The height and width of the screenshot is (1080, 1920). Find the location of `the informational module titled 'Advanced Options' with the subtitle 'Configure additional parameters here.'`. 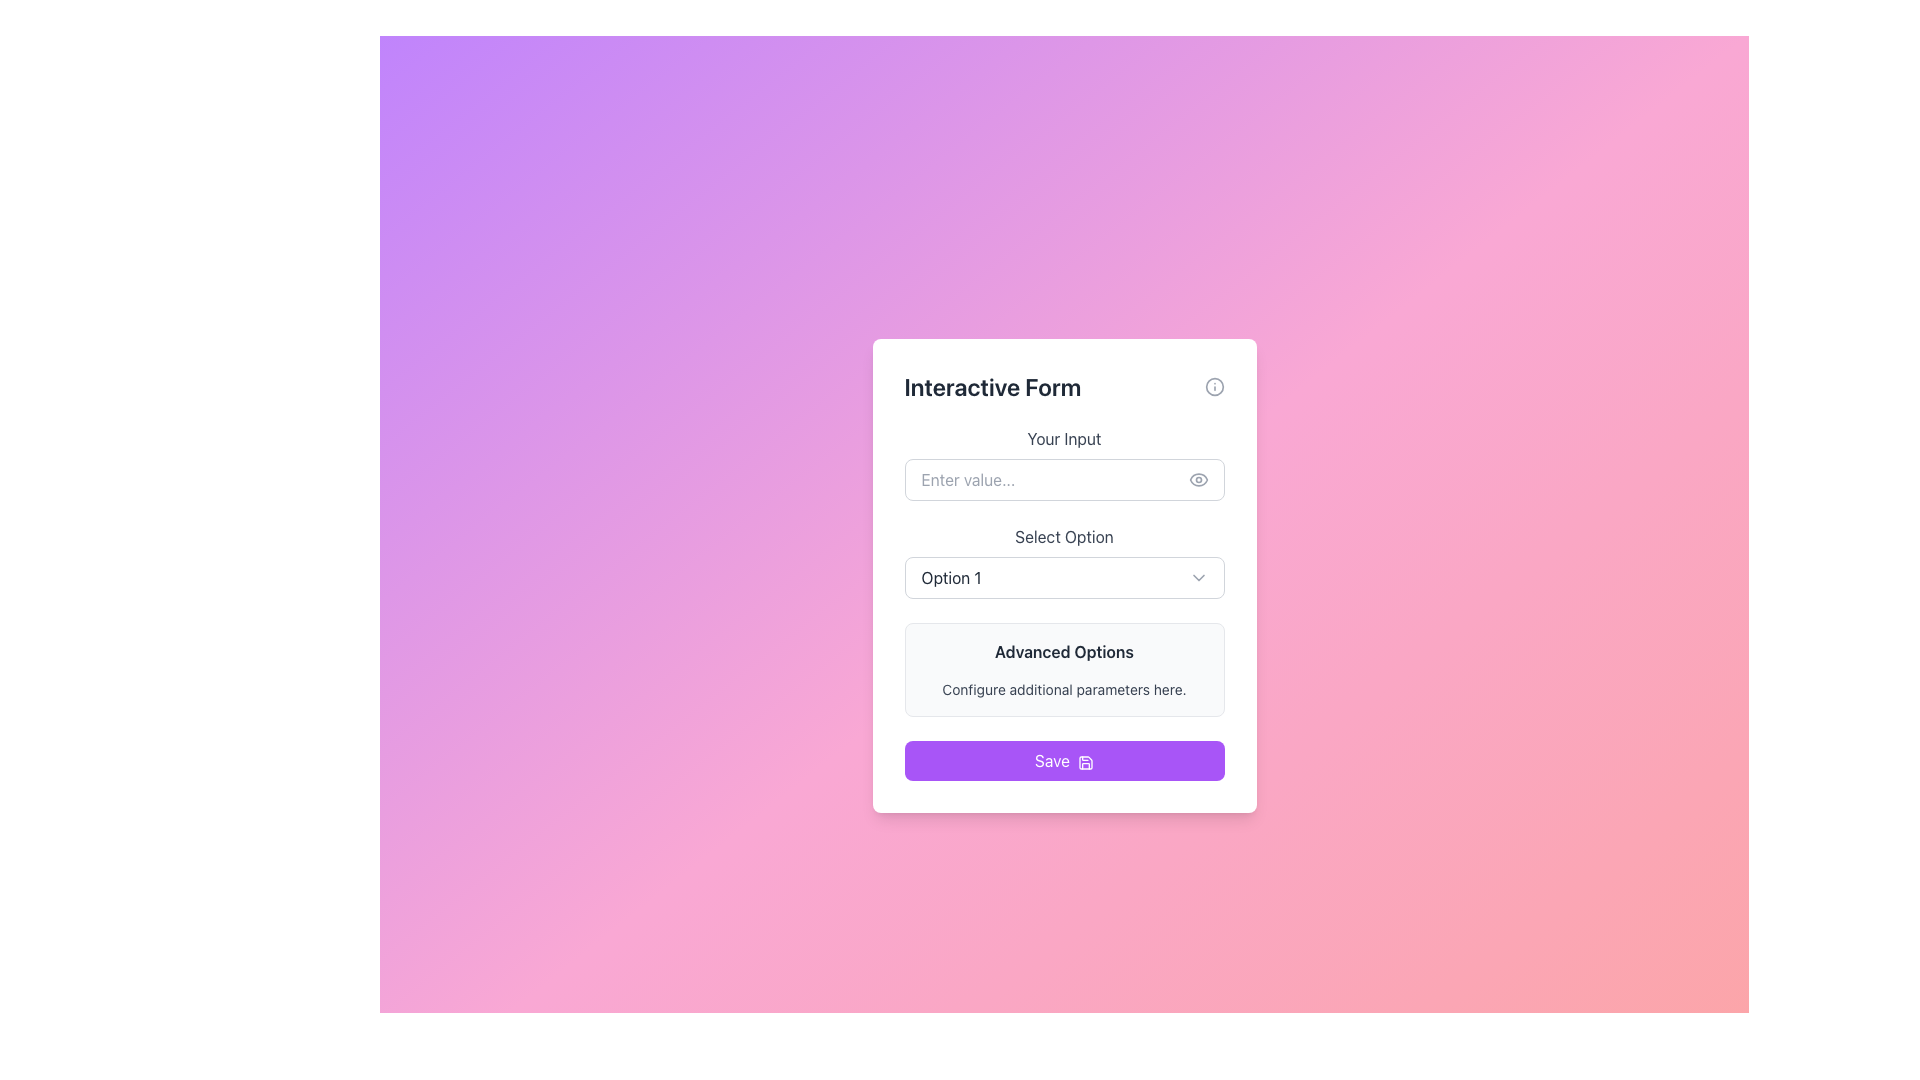

the informational module titled 'Advanced Options' with the subtitle 'Configure additional parameters here.' is located at coordinates (1063, 670).